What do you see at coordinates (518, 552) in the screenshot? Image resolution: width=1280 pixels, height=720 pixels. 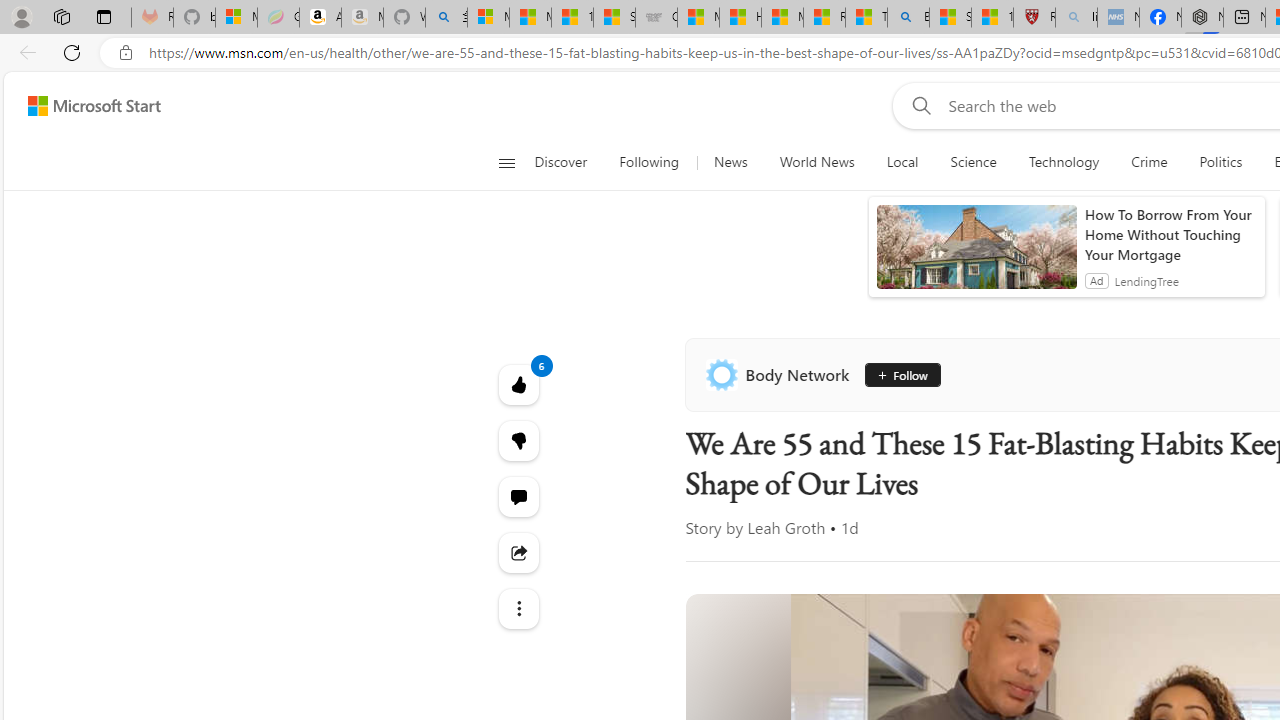 I see `'Share this story'` at bounding box center [518, 552].